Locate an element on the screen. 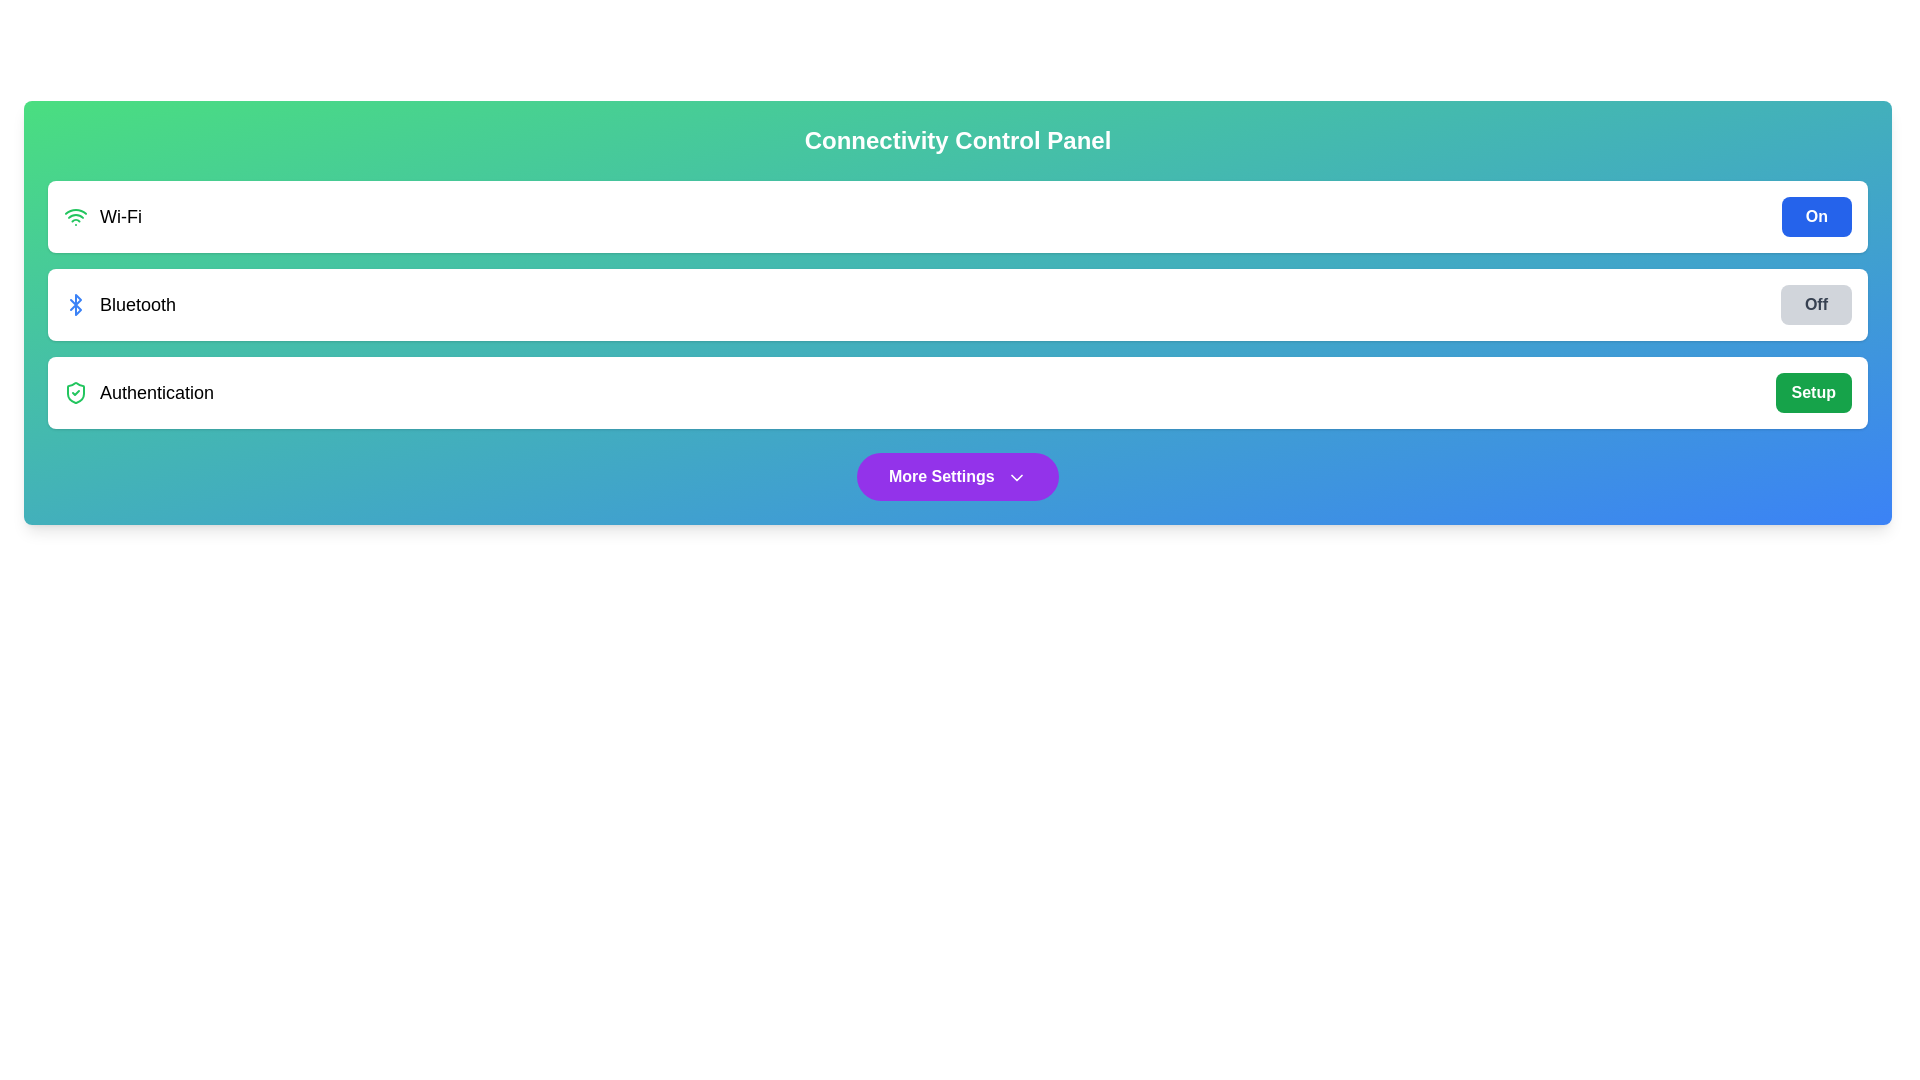  the Bluetooth icon, which is a blue geometric symbol representing Bluetooth, positioned to the left of the 'Bluetooth' text in the UI is located at coordinates (76, 304).